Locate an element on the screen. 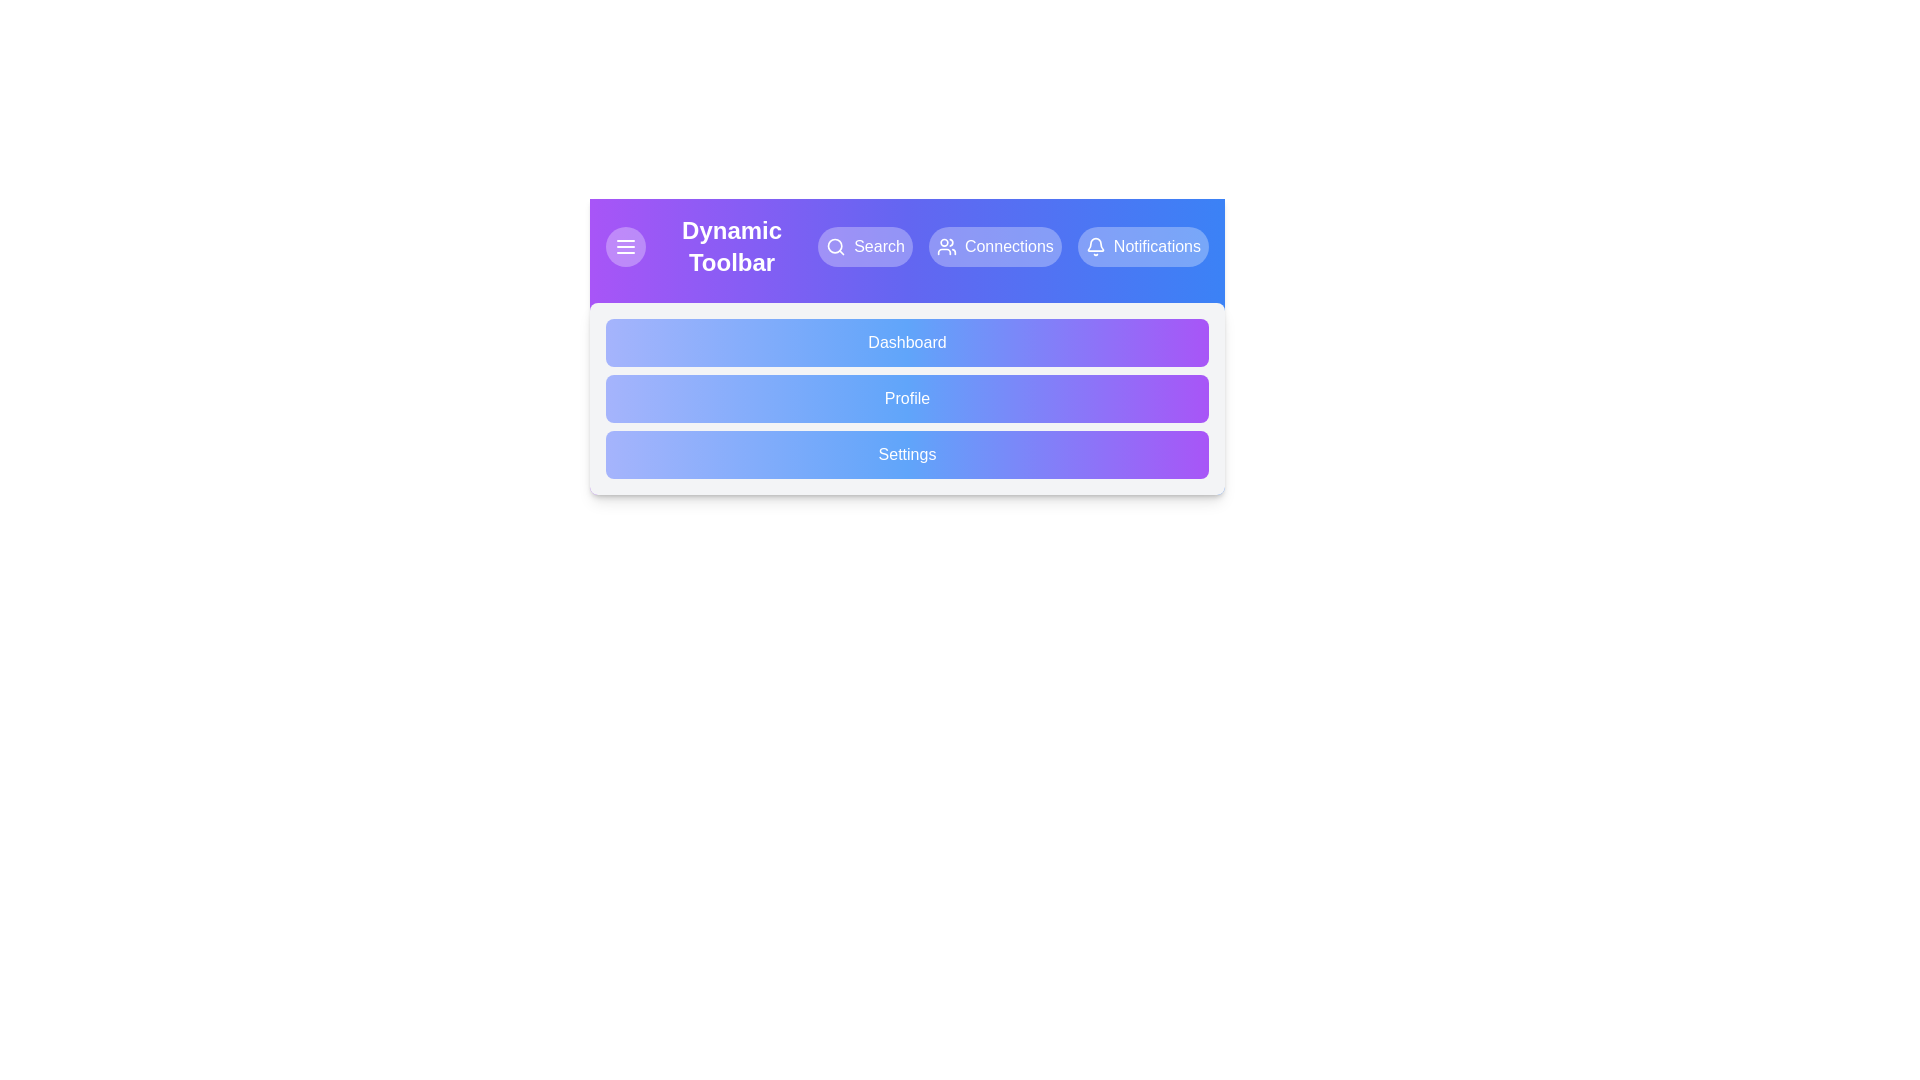 This screenshot has height=1080, width=1920. the 'Connections' button to view connections is located at coordinates (994, 245).